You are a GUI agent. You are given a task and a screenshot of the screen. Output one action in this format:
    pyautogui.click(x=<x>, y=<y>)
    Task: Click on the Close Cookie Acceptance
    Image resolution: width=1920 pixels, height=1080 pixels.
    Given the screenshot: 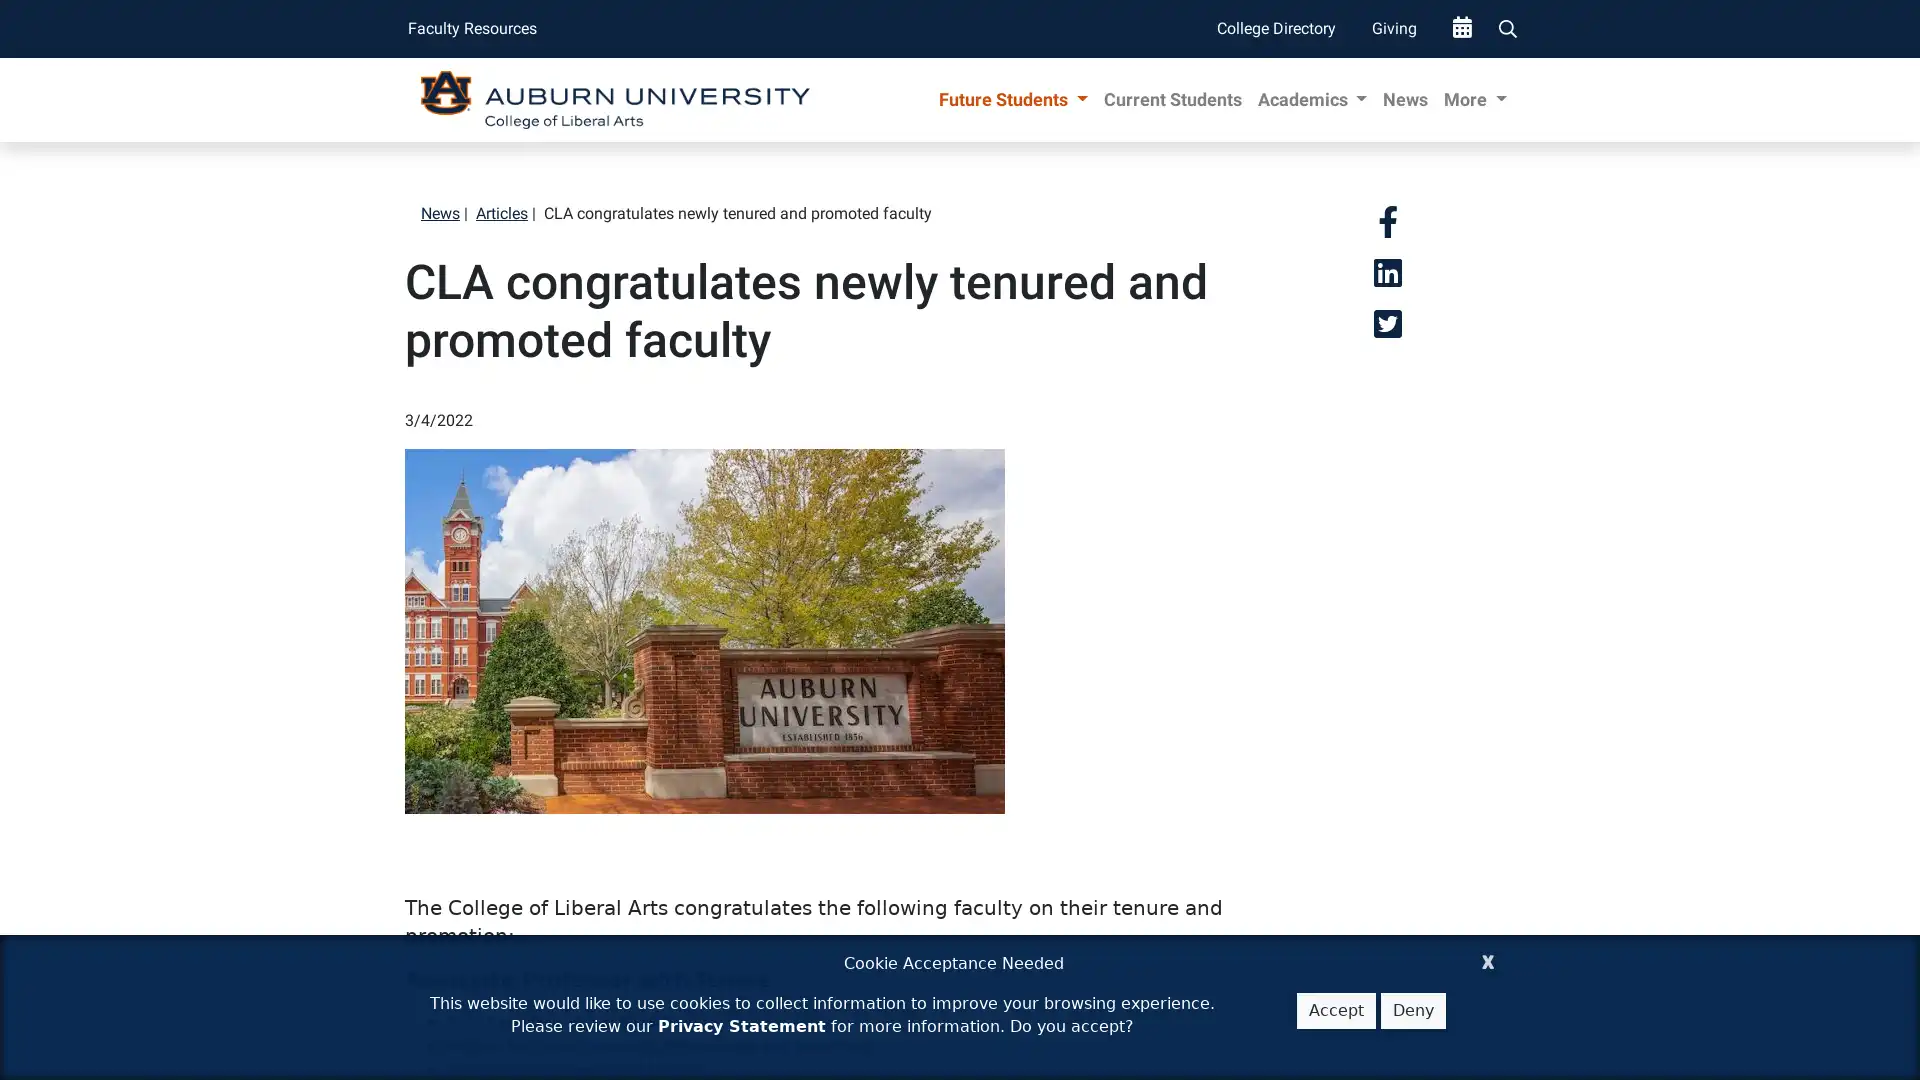 What is the action you would take?
    pyautogui.click(x=1488, y=958)
    